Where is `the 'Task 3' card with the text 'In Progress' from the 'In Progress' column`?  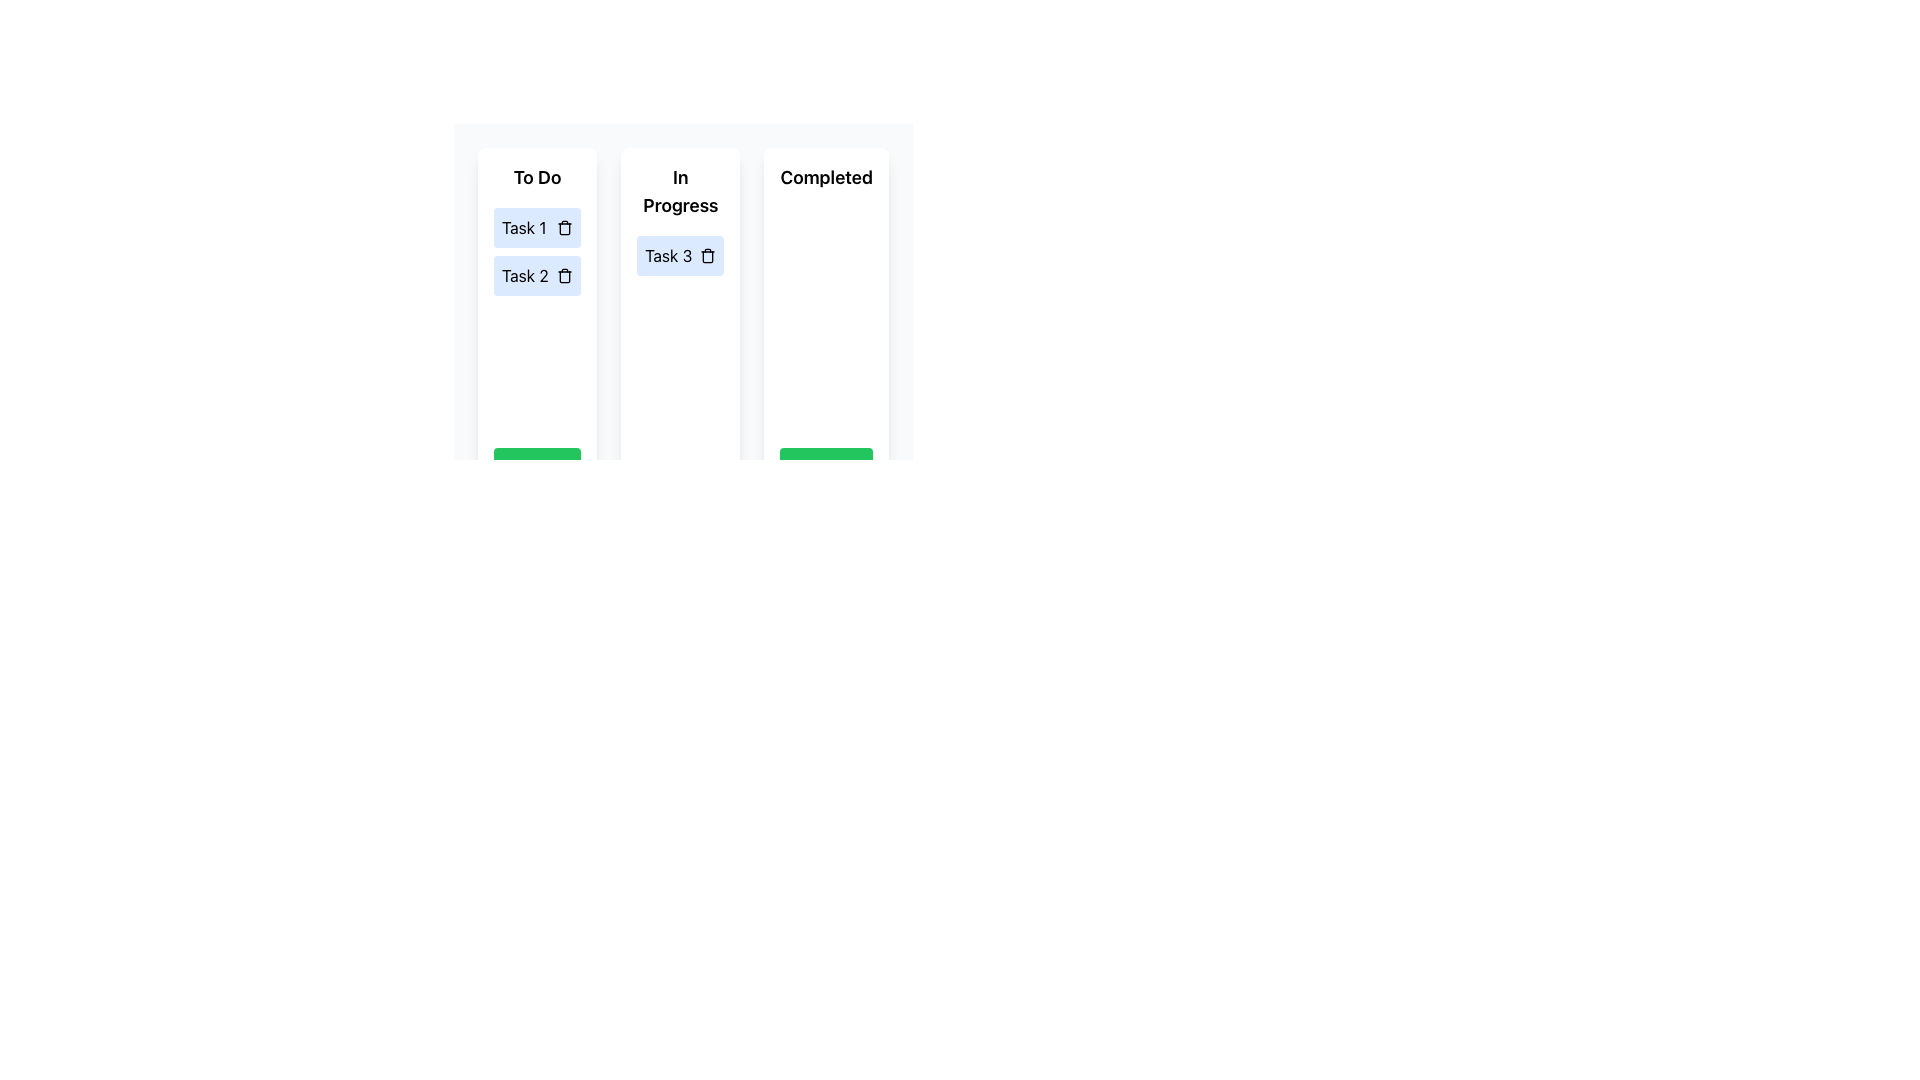 the 'Task 3' card with the text 'In Progress' from the 'In Progress' column is located at coordinates (683, 280).